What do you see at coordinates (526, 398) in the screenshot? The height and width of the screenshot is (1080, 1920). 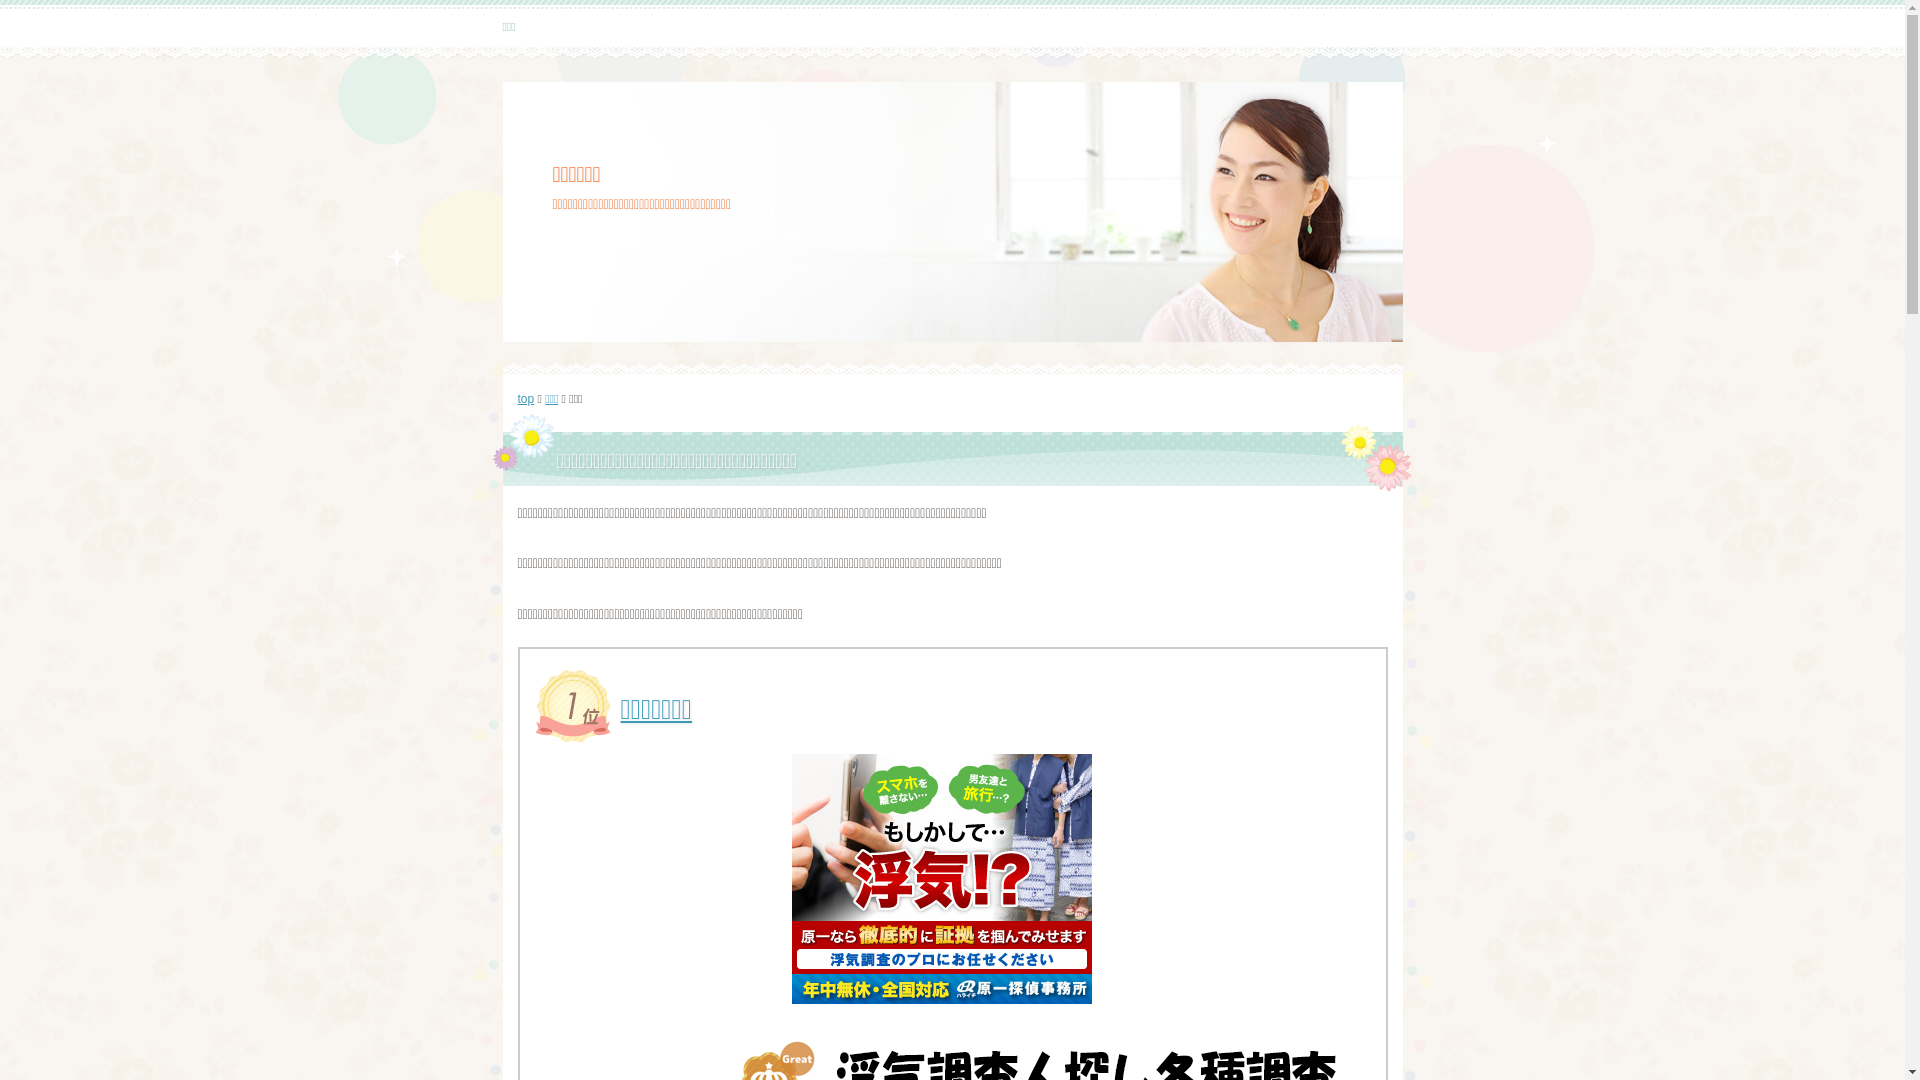 I see `'top'` at bounding box center [526, 398].